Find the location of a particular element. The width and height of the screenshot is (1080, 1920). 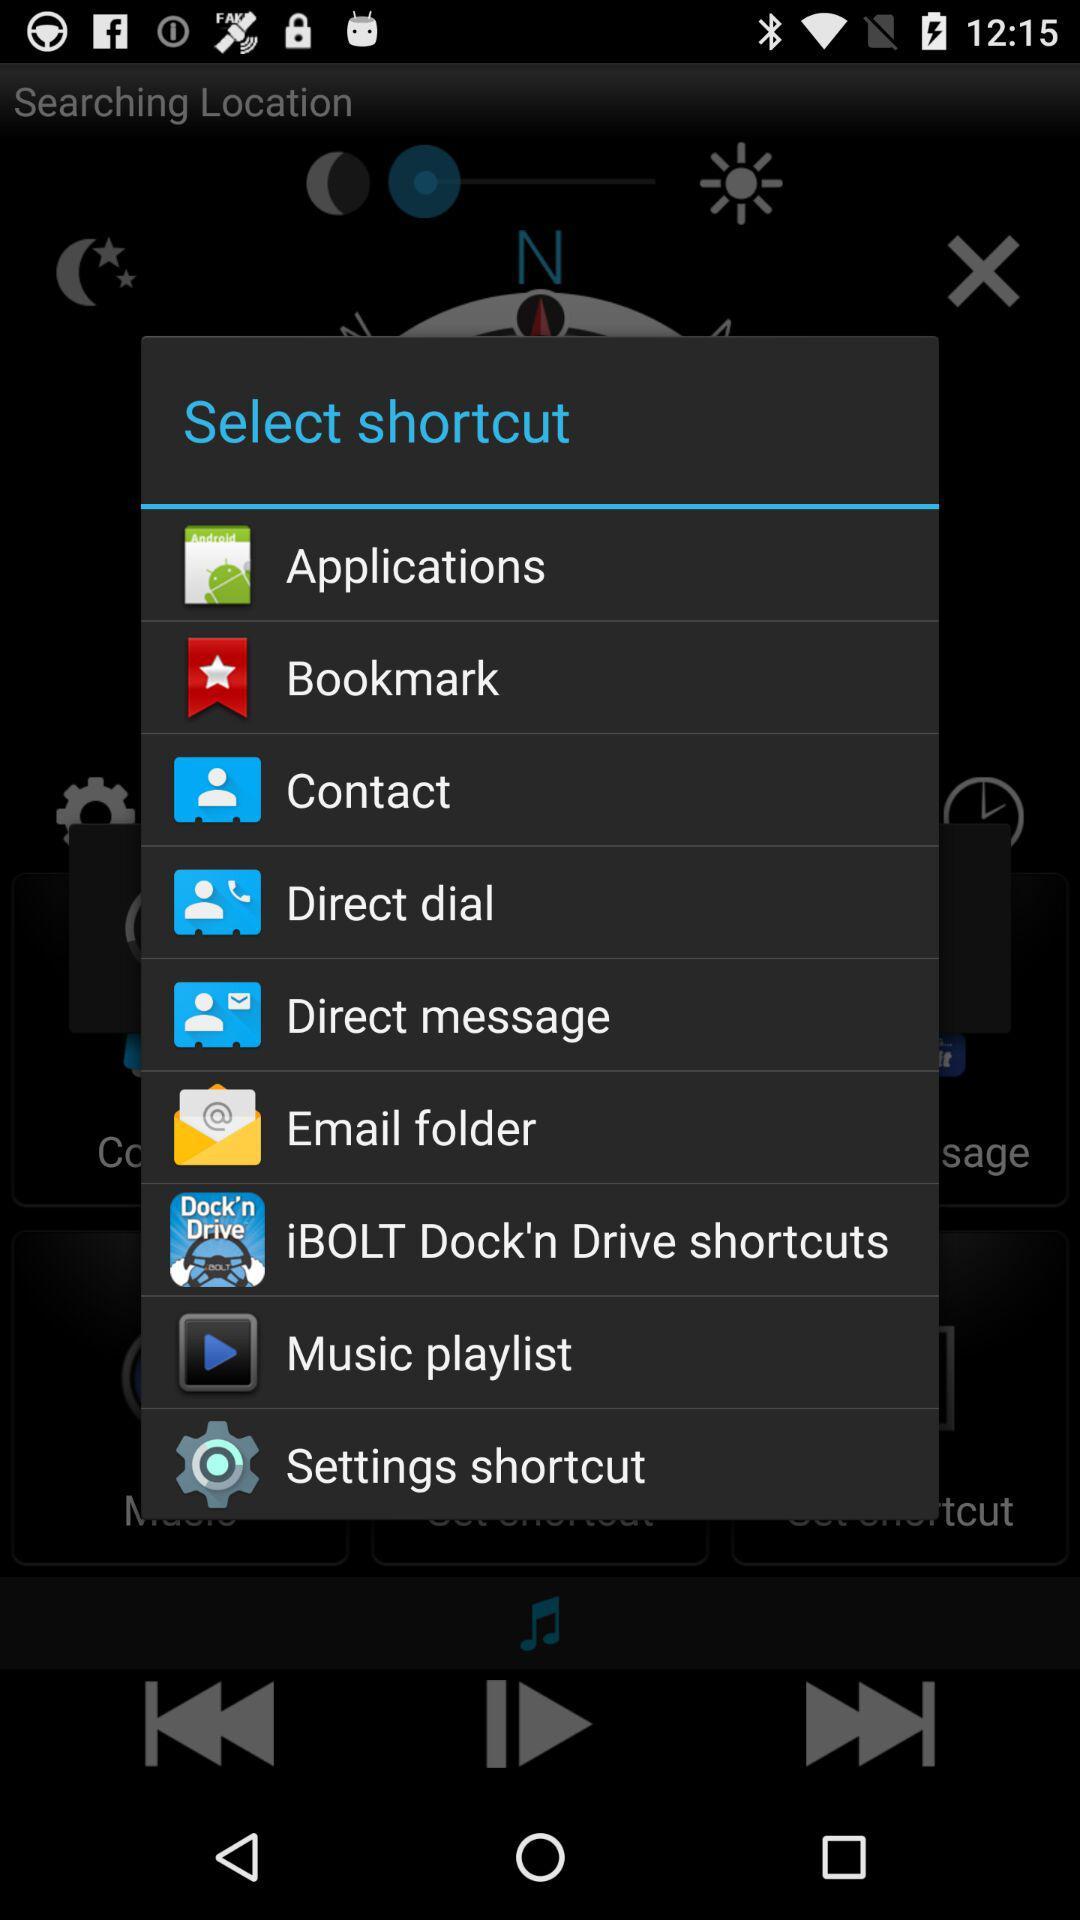

the app below direct dial icon is located at coordinates (540, 1014).